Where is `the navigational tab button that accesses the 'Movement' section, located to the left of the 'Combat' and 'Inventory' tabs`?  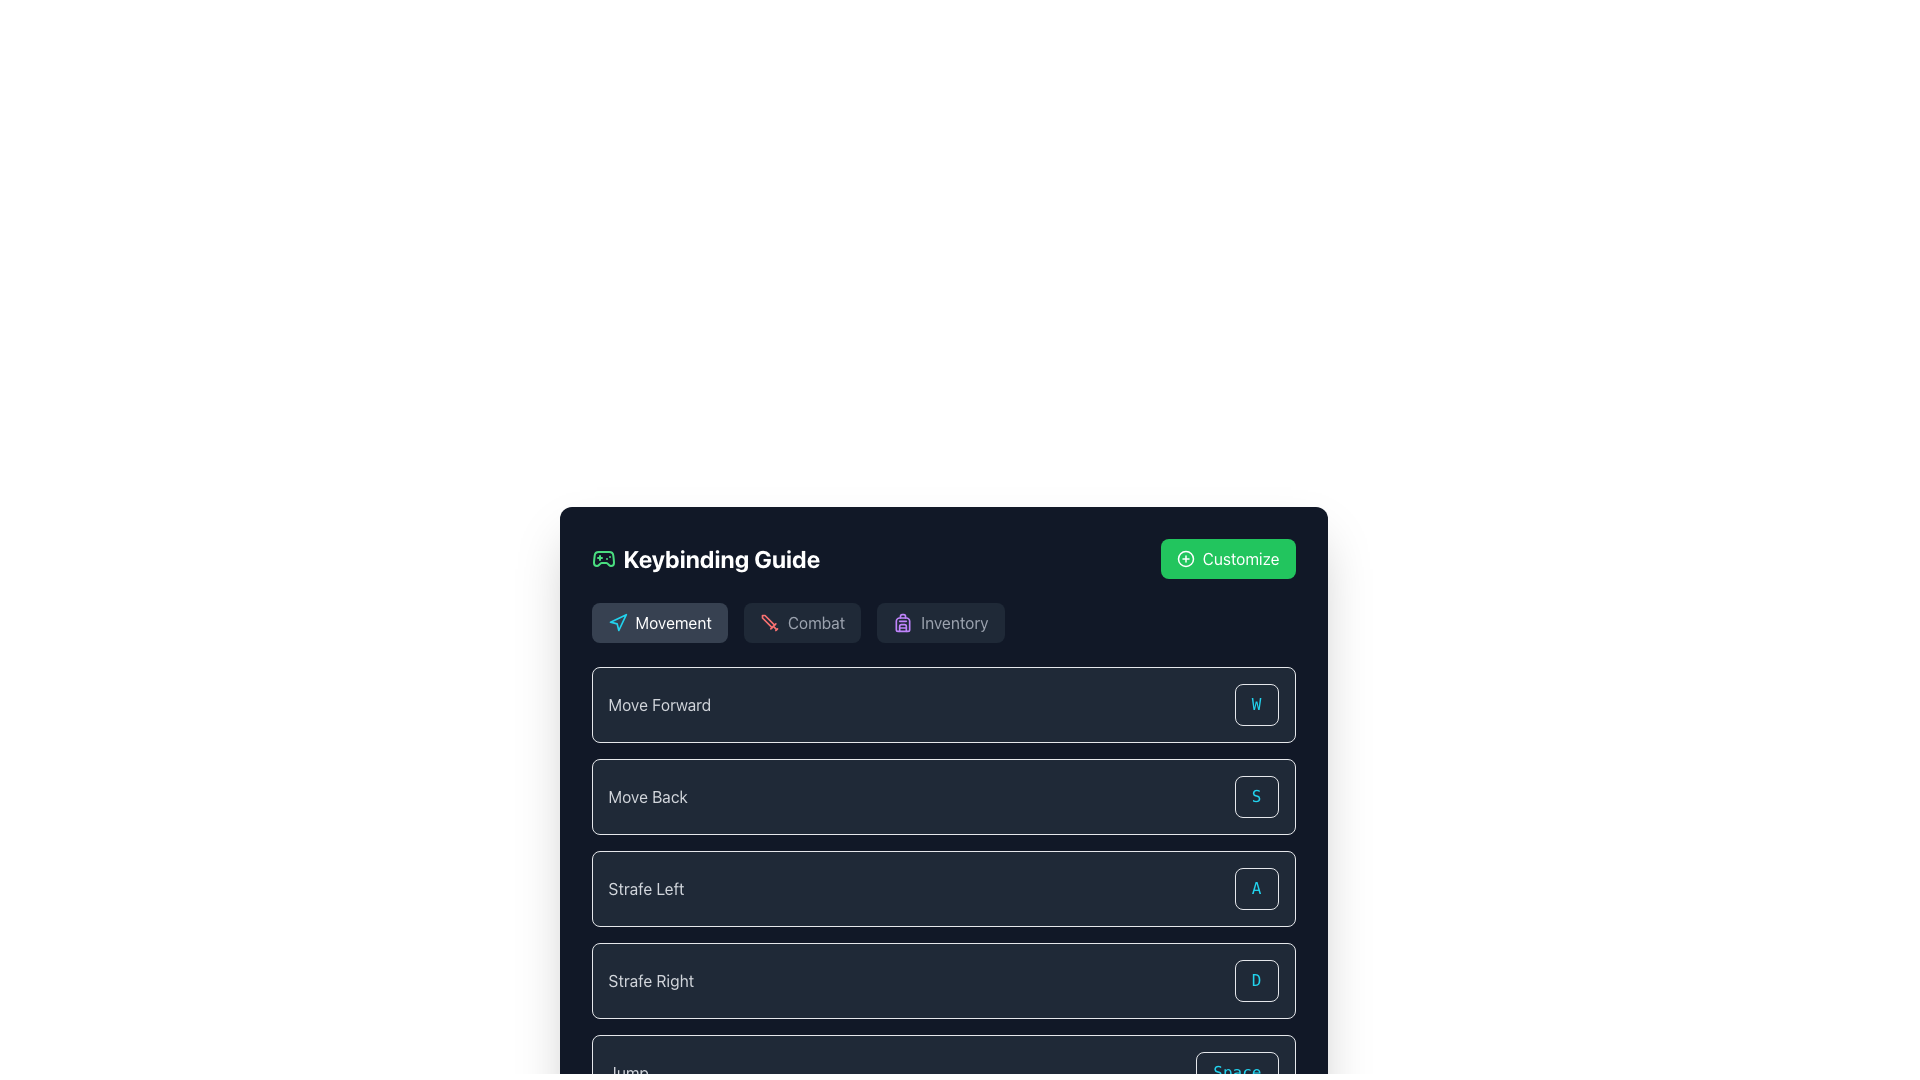 the navigational tab button that accesses the 'Movement' section, located to the left of the 'Combat' and 'Inventory' tabs is located at coordinates (659, 622).